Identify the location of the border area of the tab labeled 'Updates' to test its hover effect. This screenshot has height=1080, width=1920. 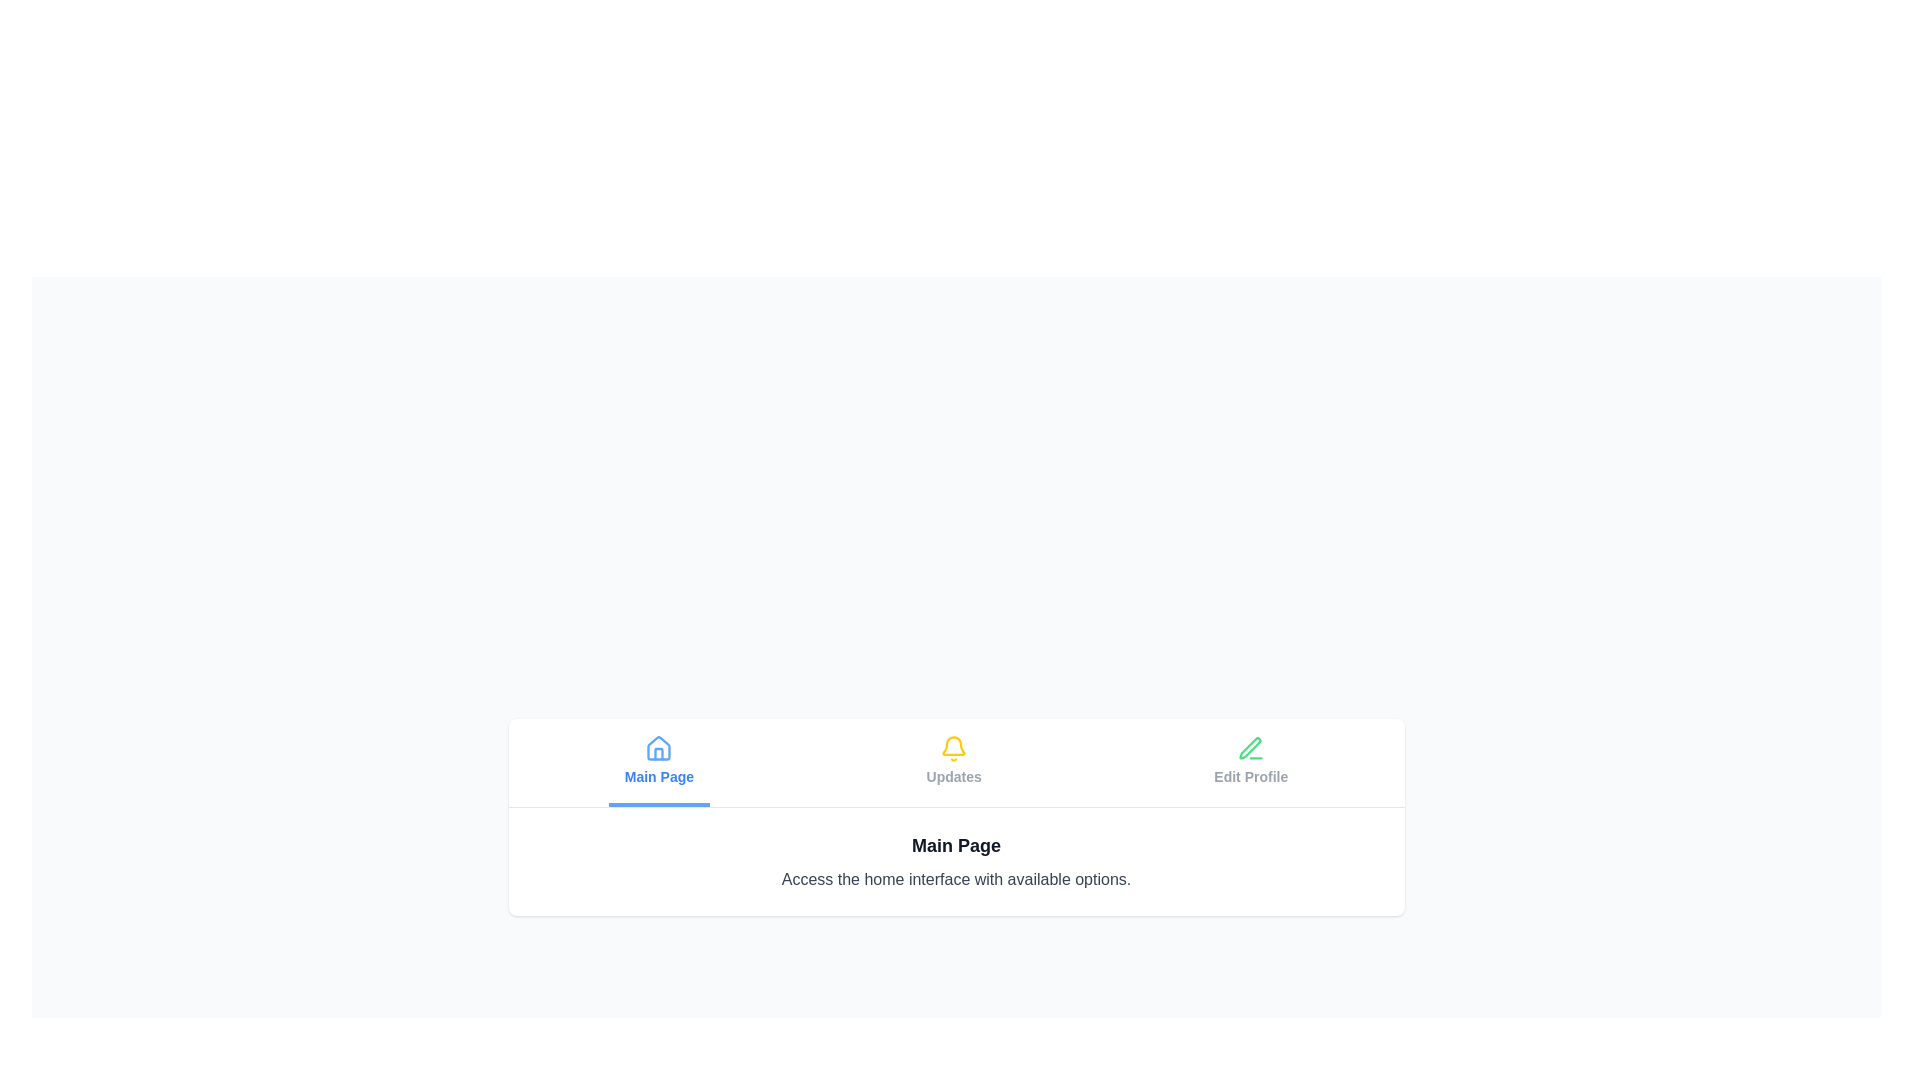
(953, 762).